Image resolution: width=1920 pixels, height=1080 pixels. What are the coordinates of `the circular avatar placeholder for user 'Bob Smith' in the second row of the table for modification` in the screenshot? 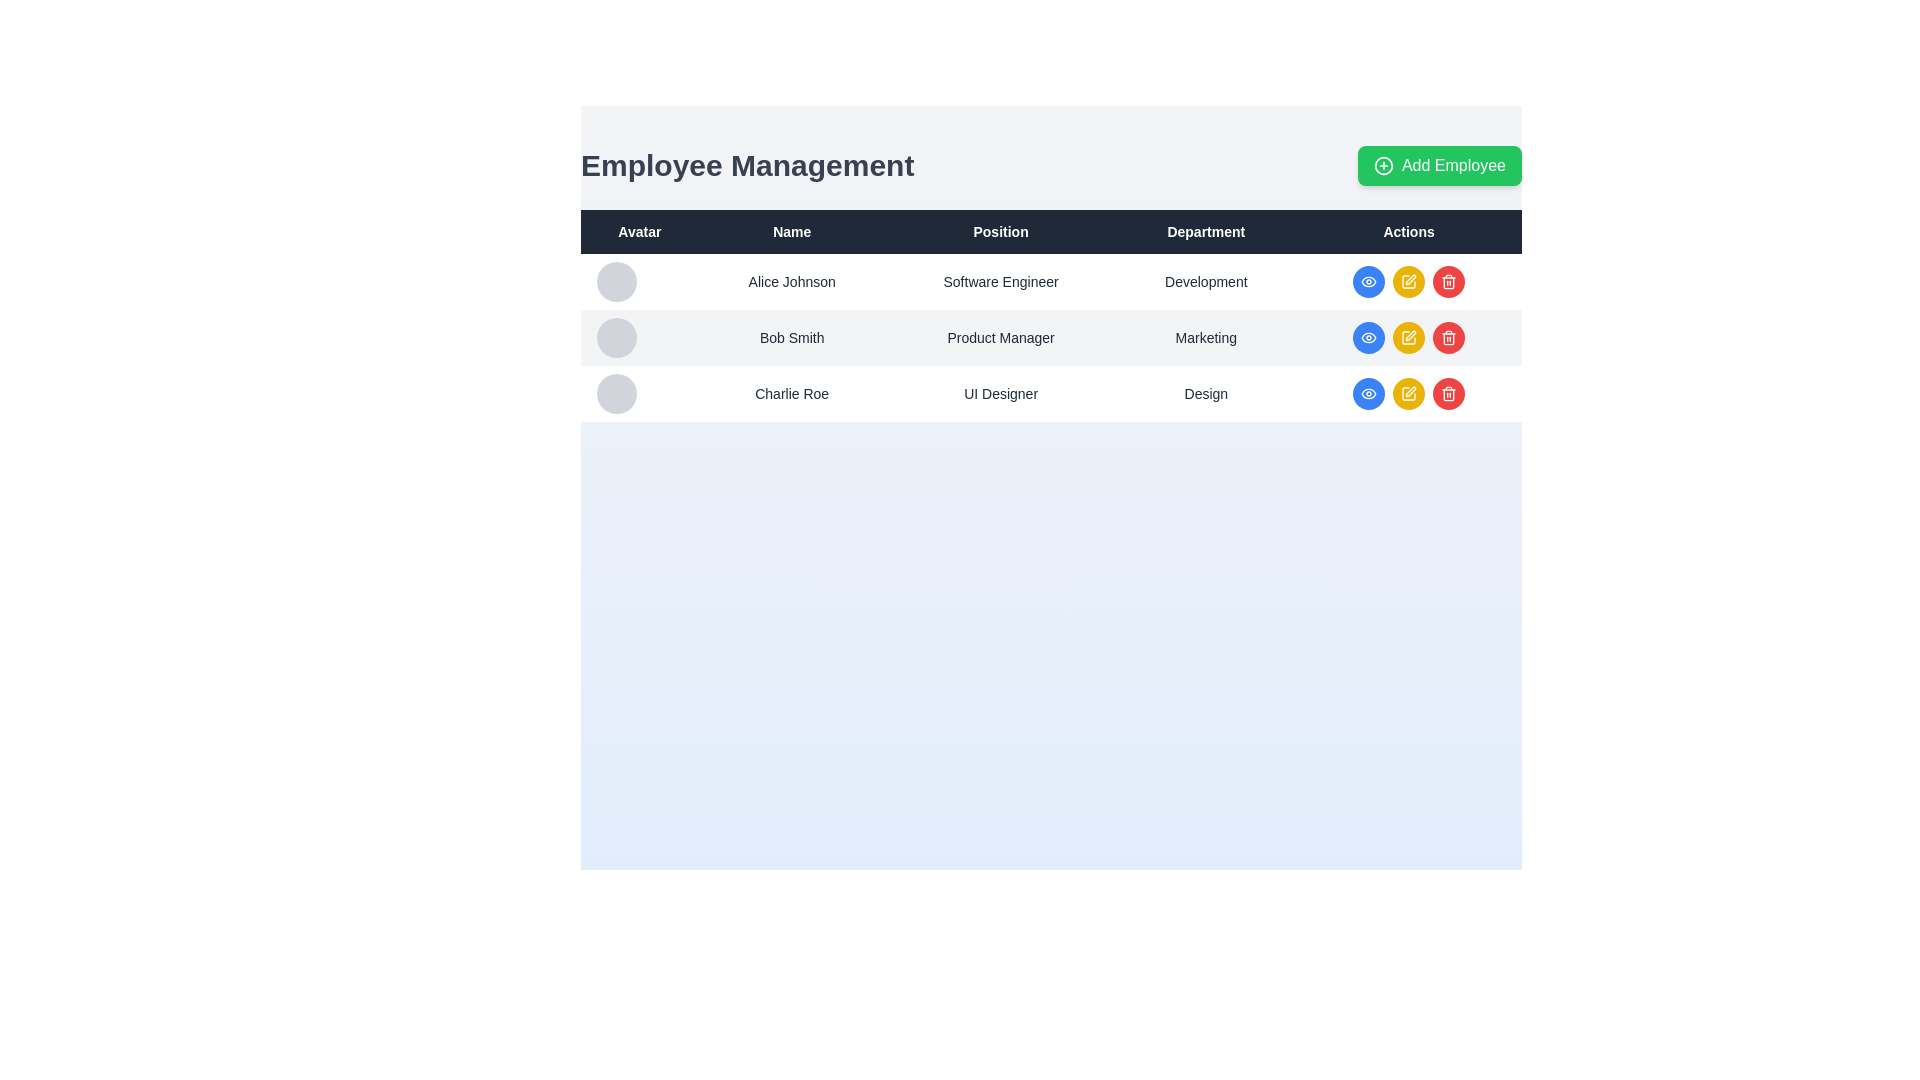 It's located at (638, 337).